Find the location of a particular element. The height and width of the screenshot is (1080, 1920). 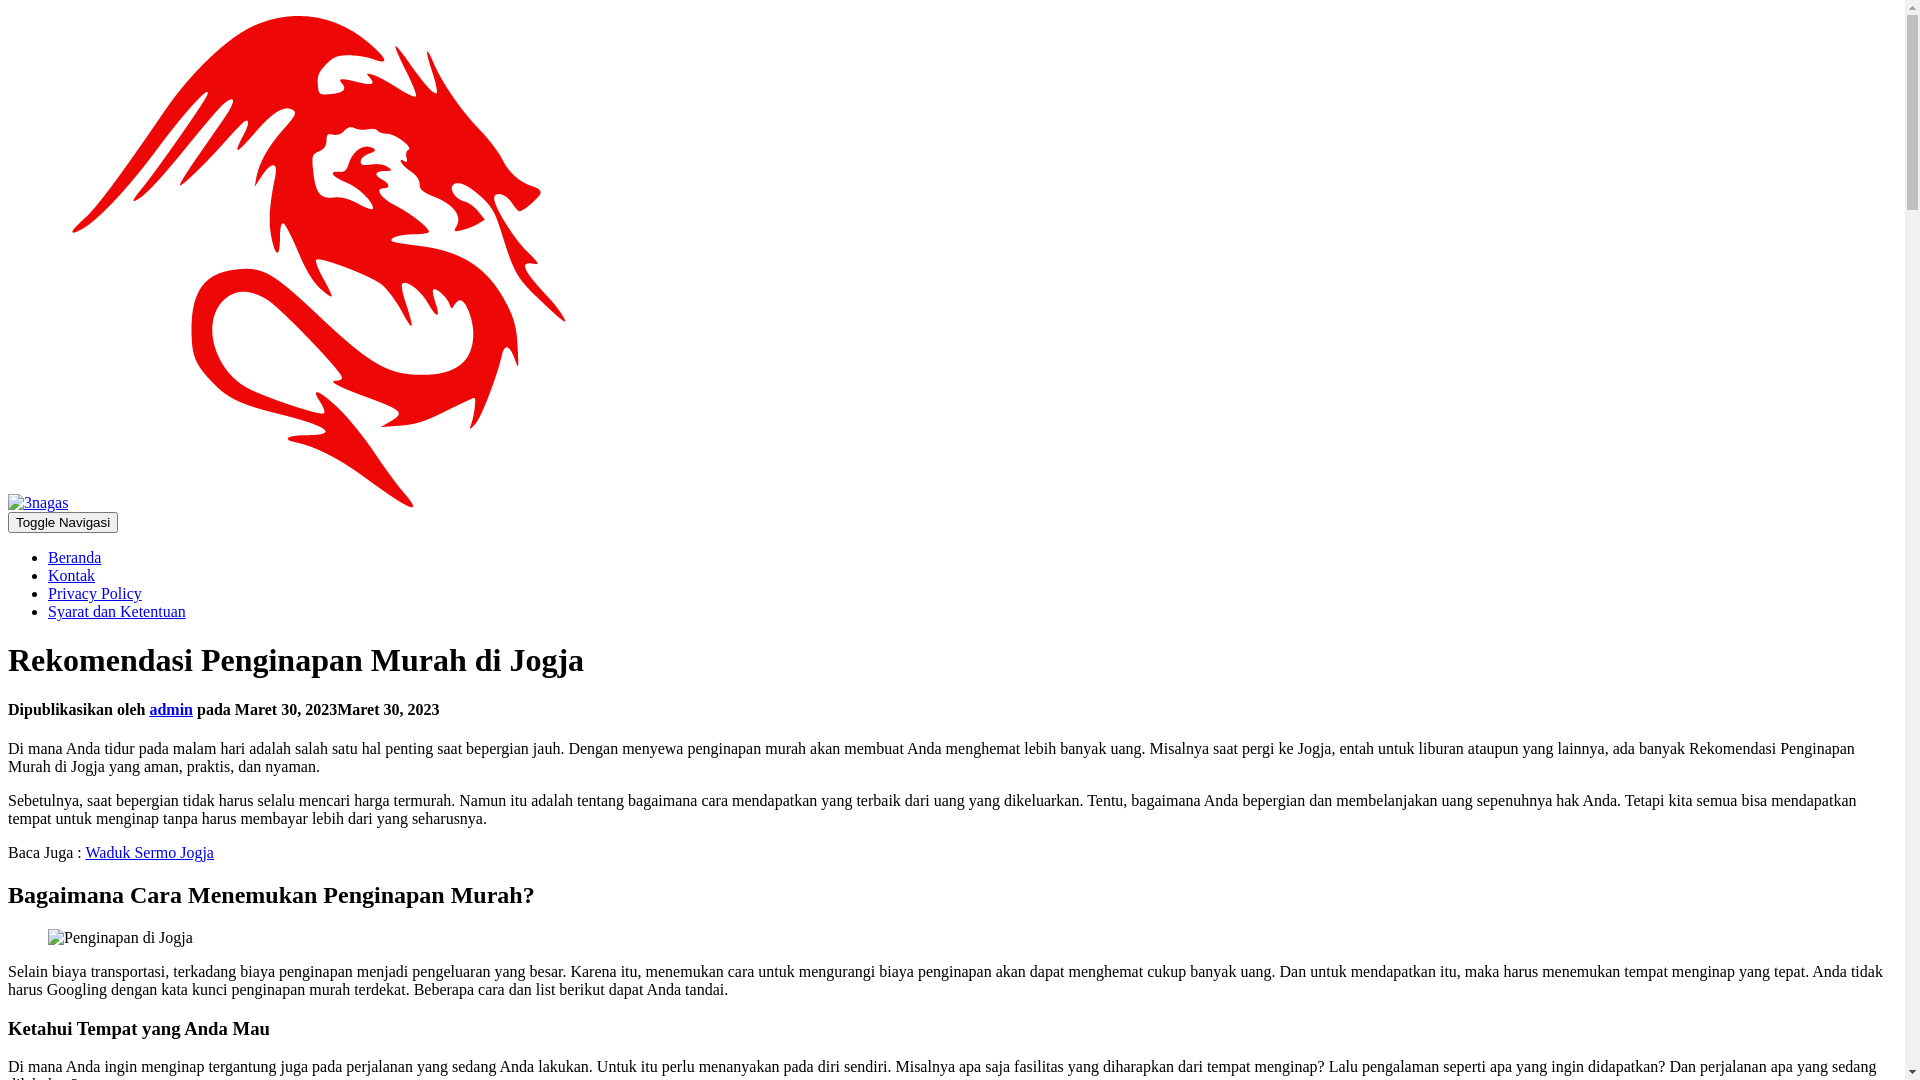

'Waduk Sermo Jogja' is located at coordinates (84, 852).